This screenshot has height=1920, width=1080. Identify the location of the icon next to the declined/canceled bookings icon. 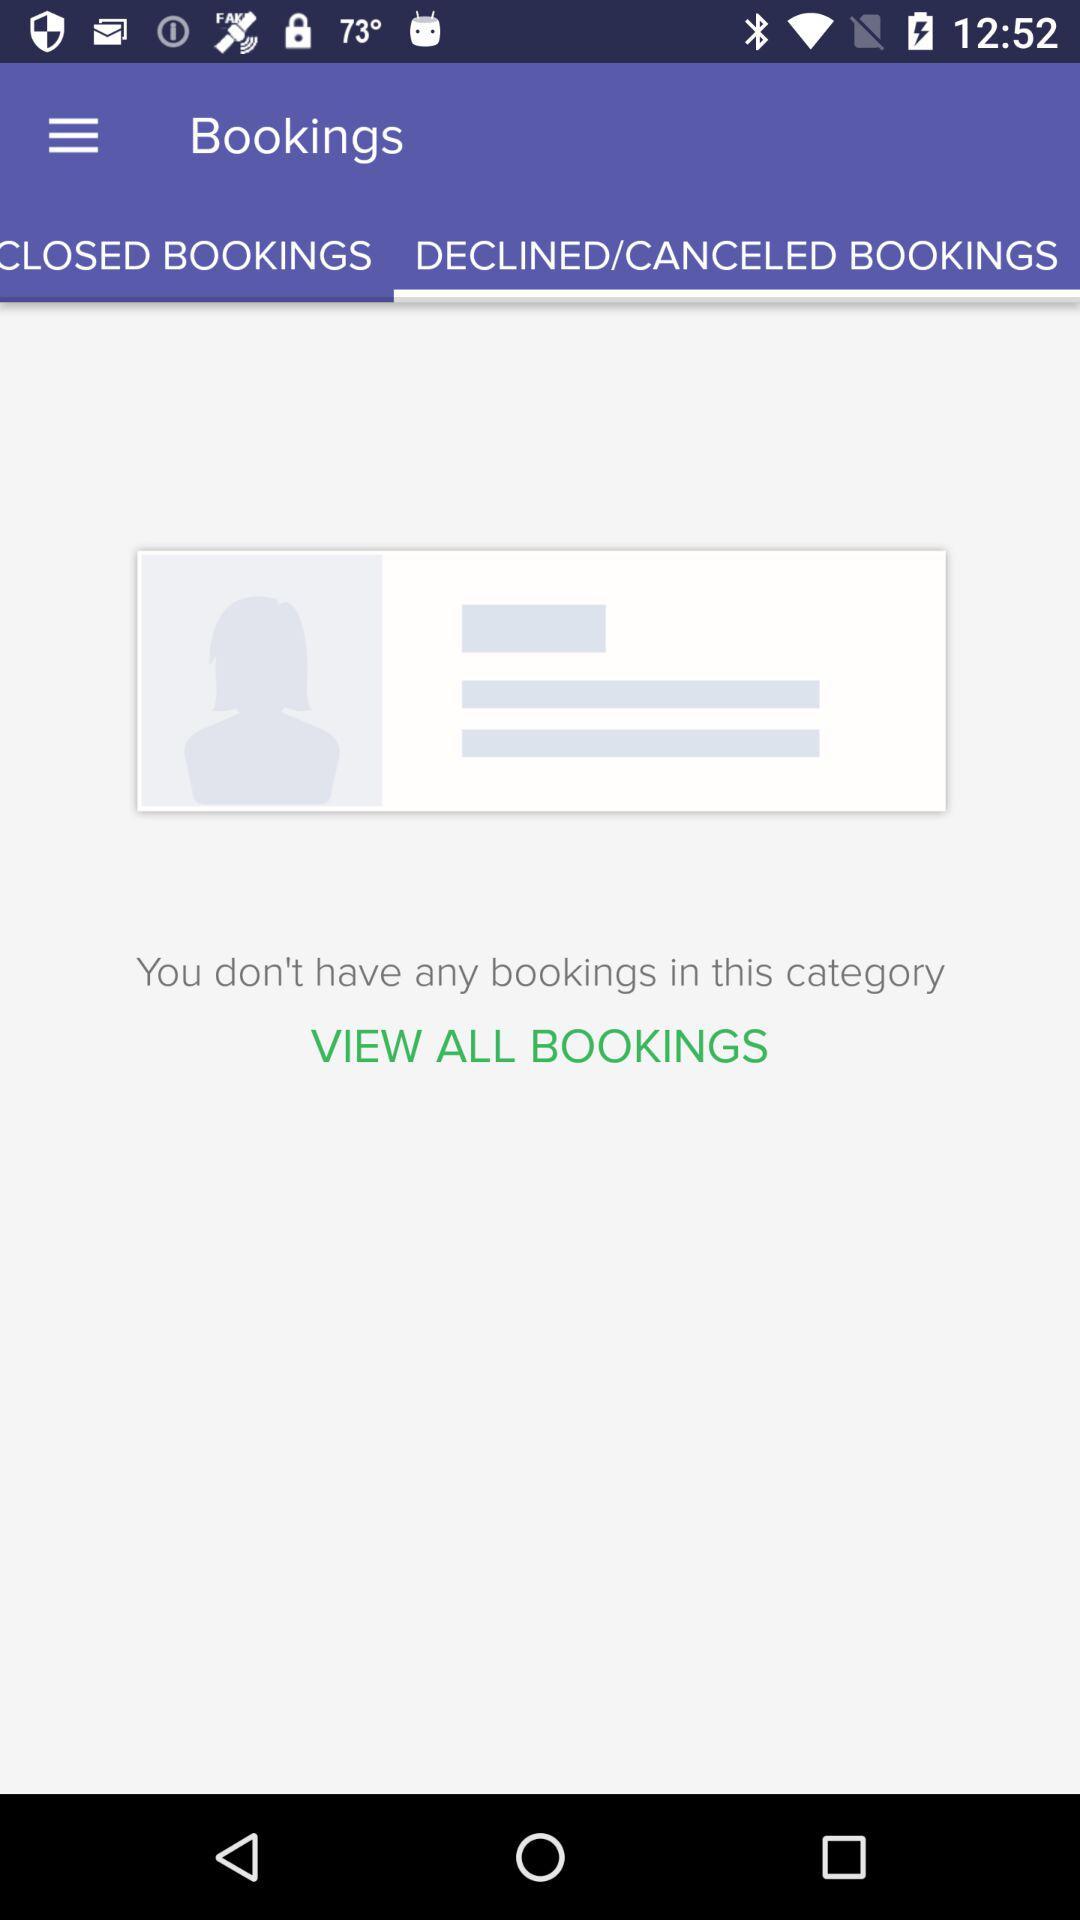
(196, 255).